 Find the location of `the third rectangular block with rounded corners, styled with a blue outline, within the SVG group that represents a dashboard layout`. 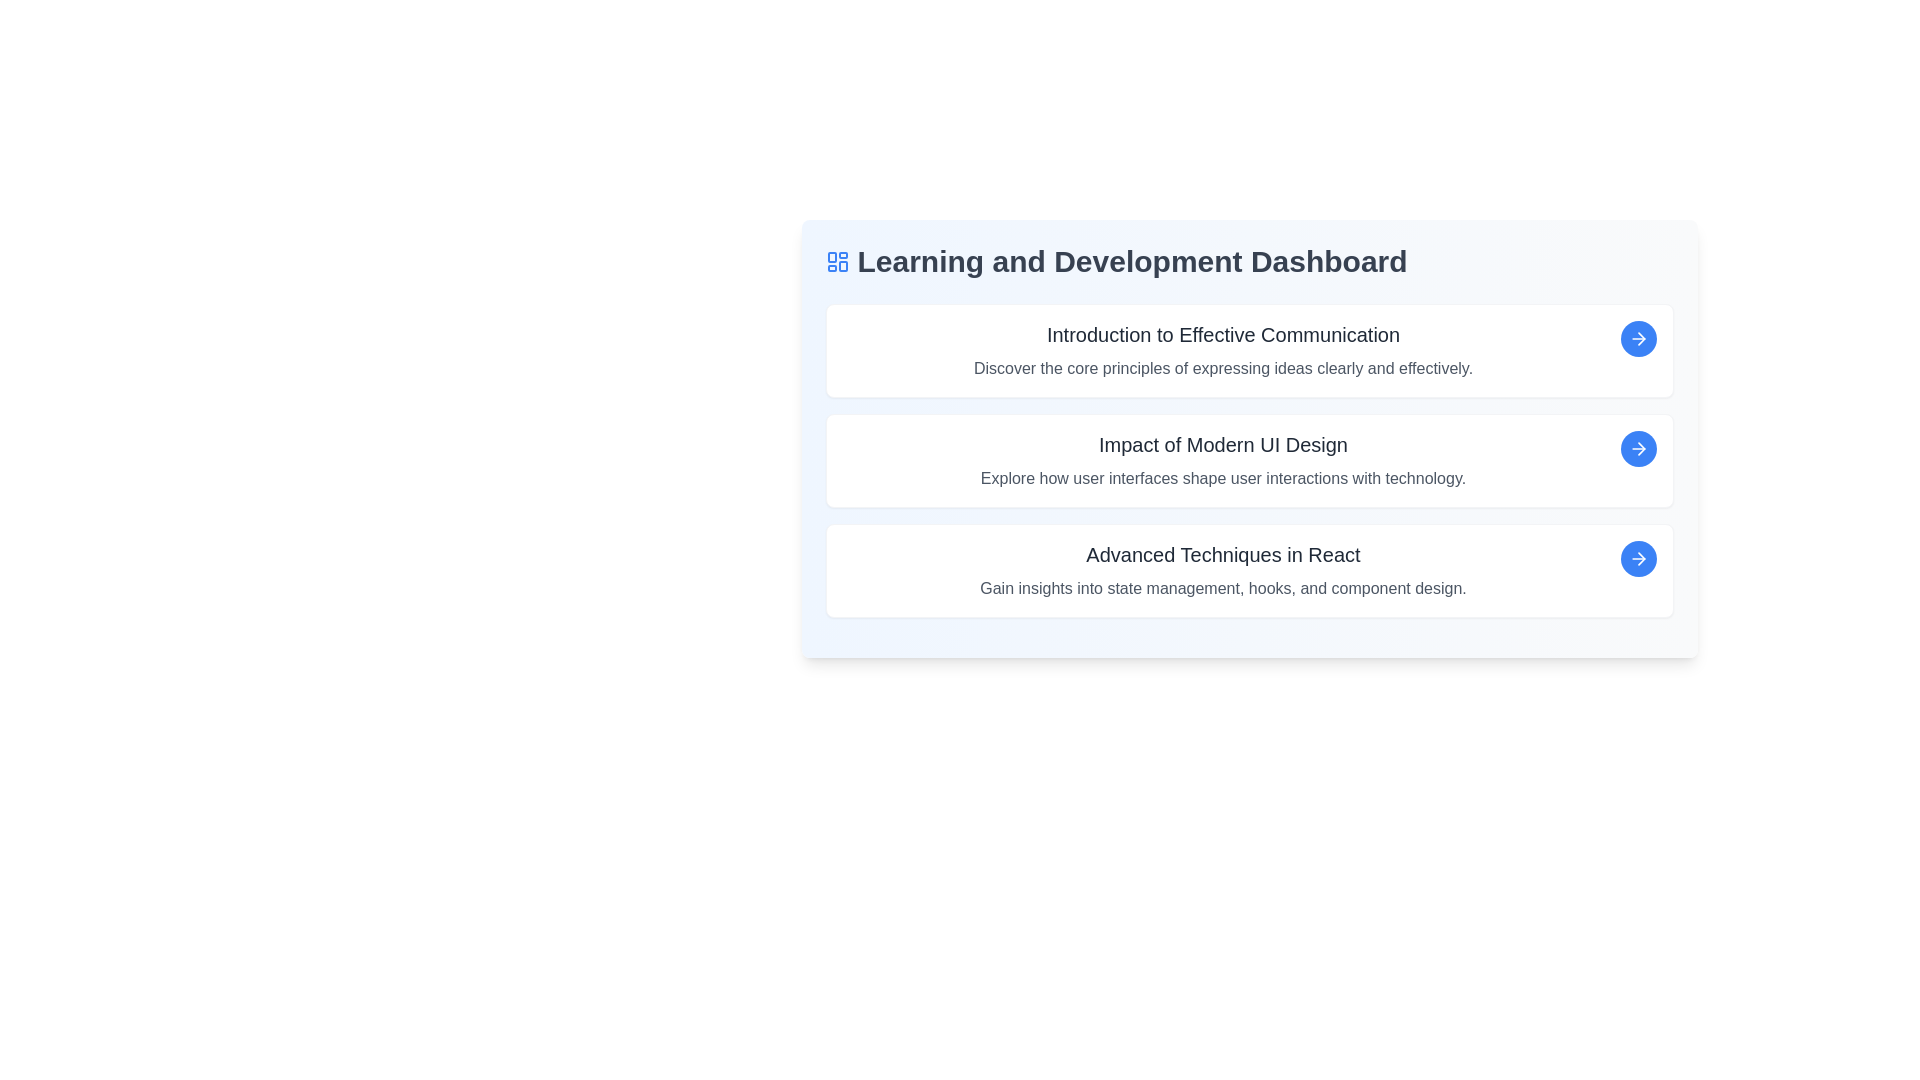

the third rectangular block with rounded corners, styled with a blue outline, within the SVG group that represents a dashboard layout is located at coordinates (843, 265).